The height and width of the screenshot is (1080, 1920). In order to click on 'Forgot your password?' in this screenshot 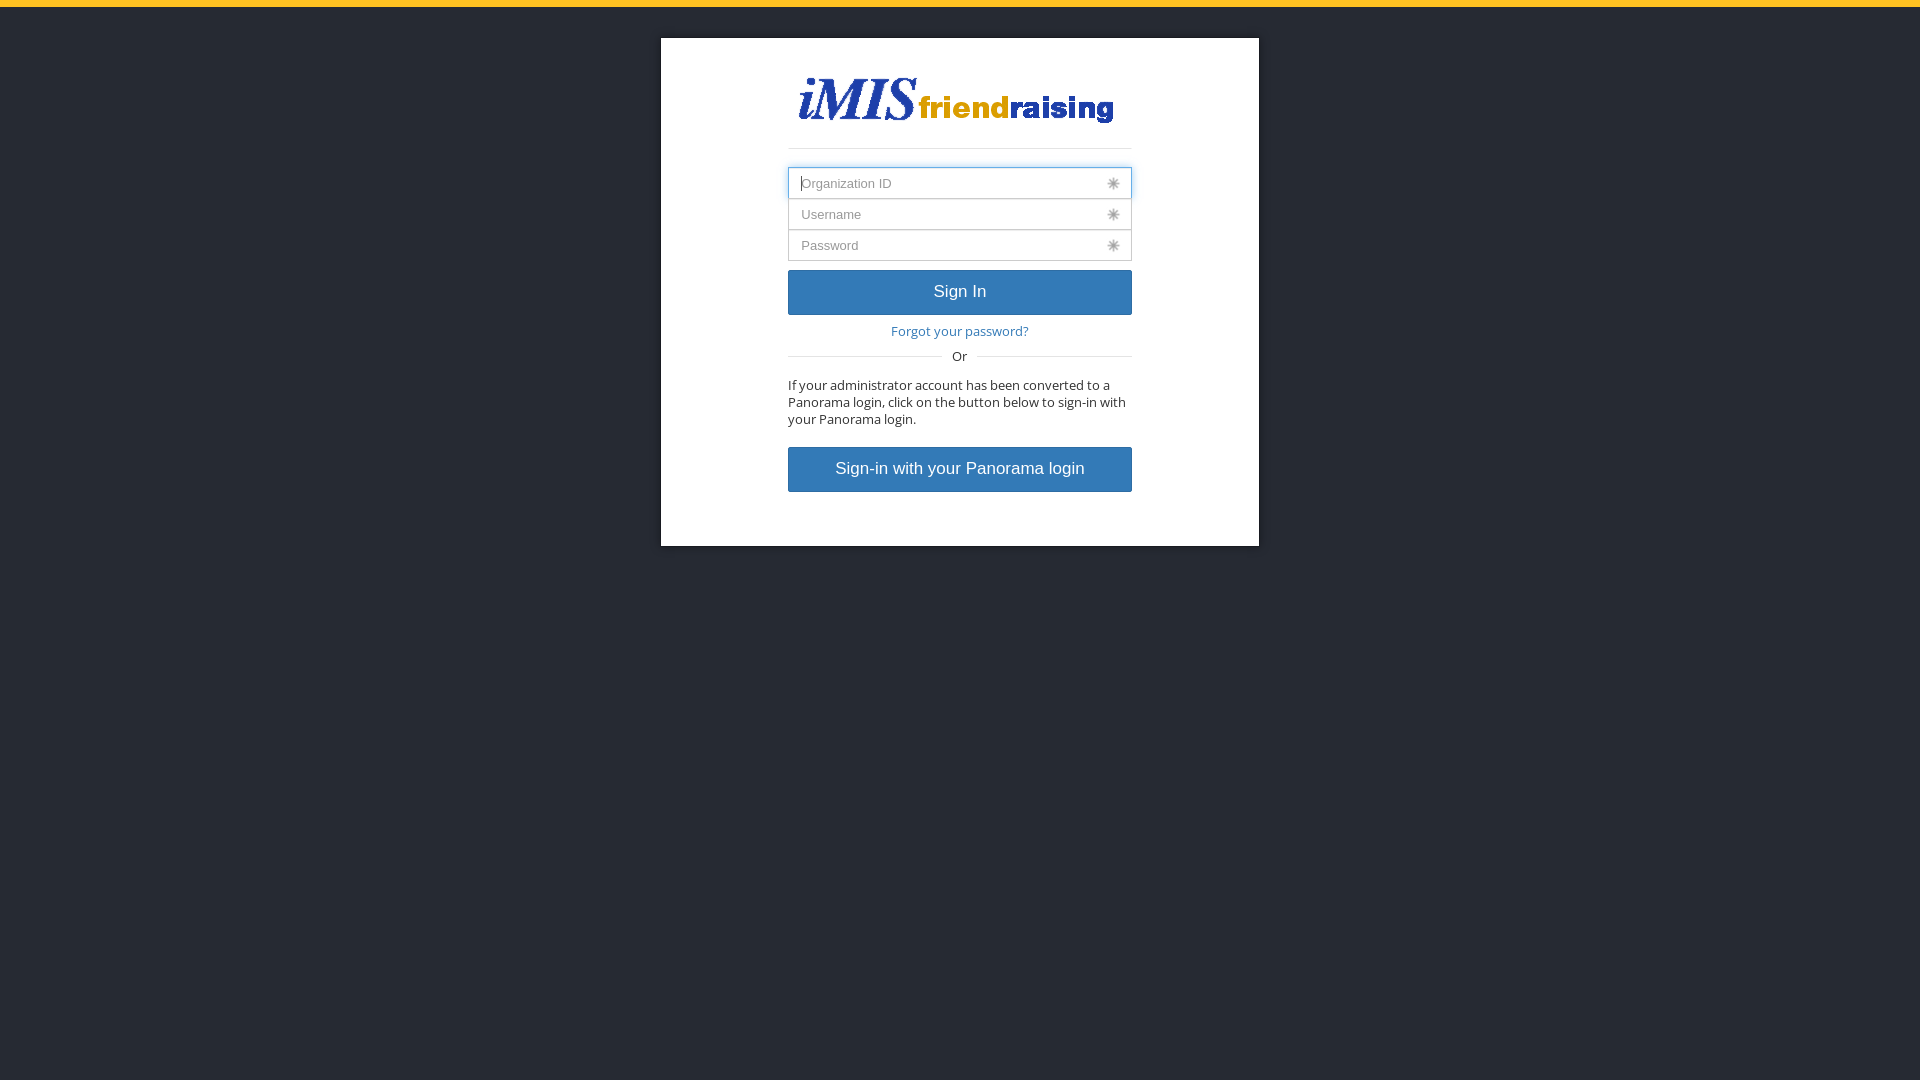, I will do `click(958, 330)`.